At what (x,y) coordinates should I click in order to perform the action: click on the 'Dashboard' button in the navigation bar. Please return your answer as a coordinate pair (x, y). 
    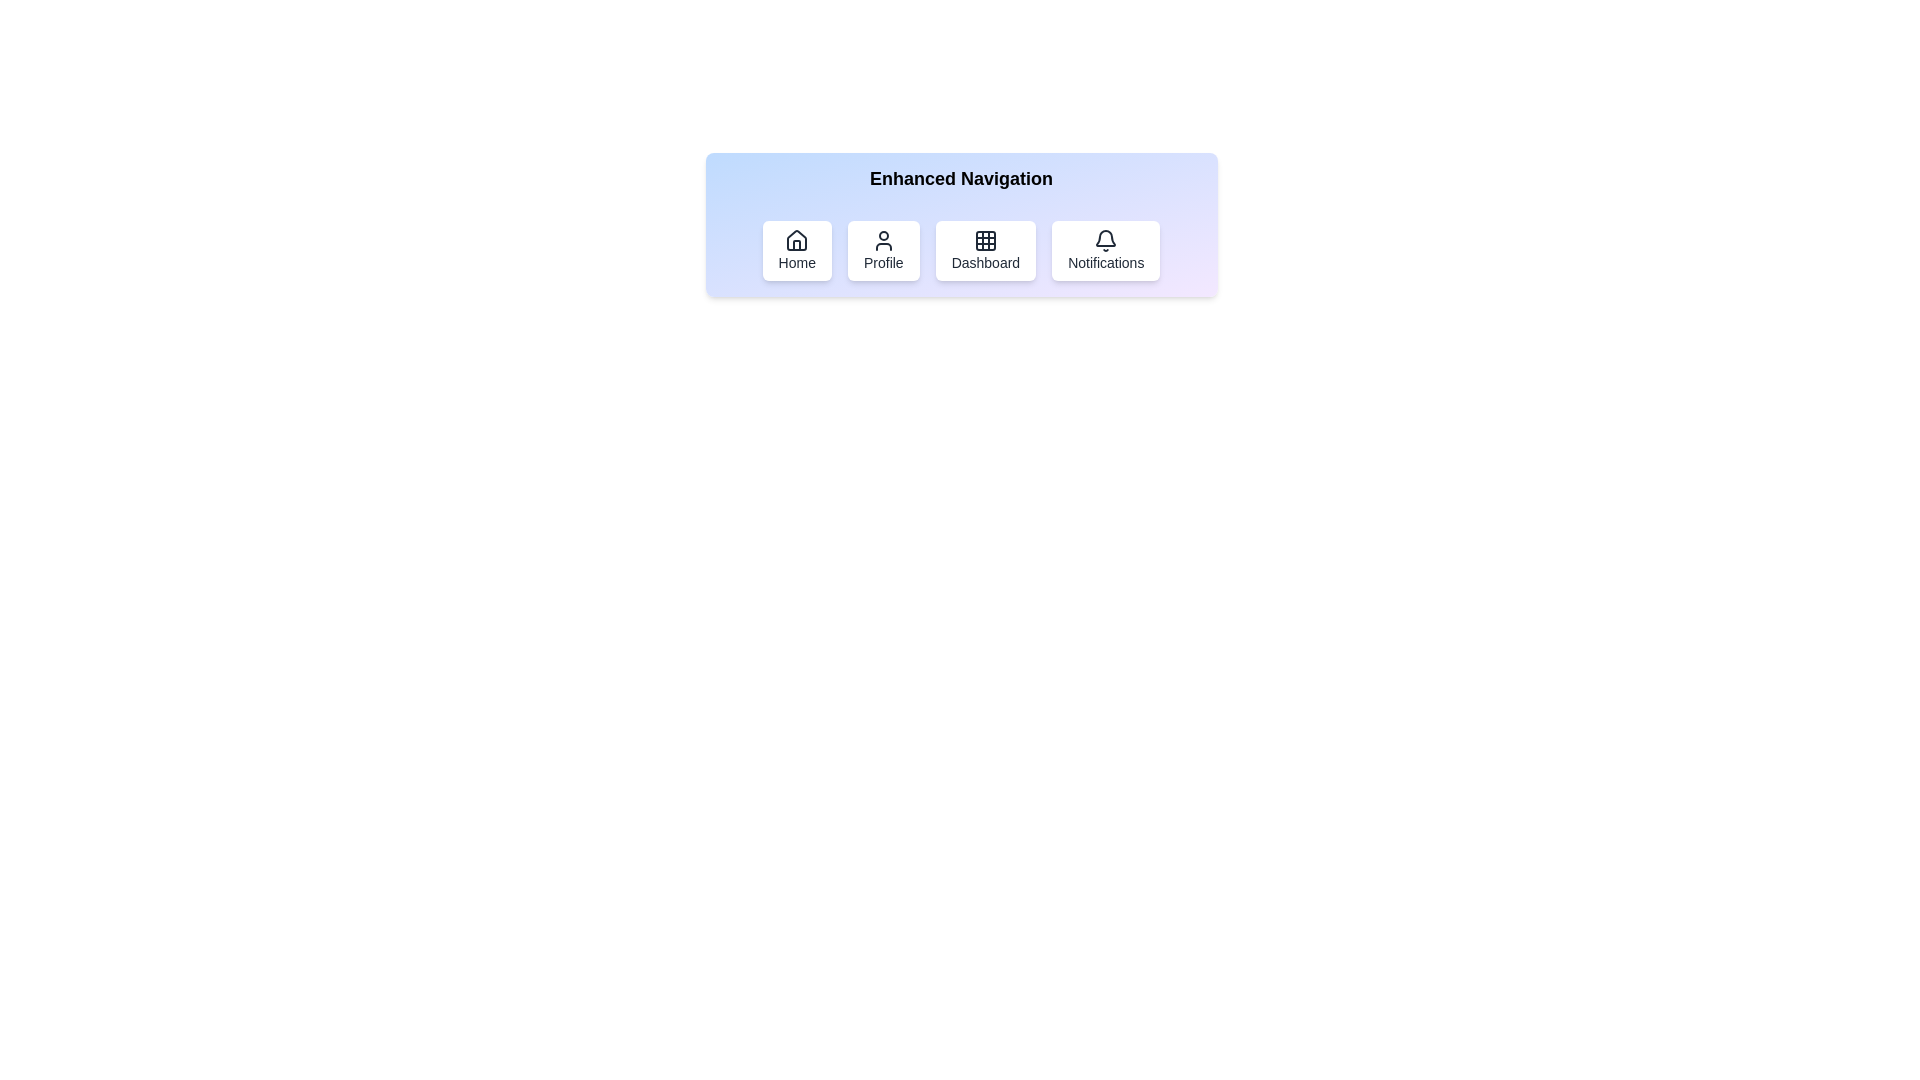
    Looking at the image, I should click on (961, 224).